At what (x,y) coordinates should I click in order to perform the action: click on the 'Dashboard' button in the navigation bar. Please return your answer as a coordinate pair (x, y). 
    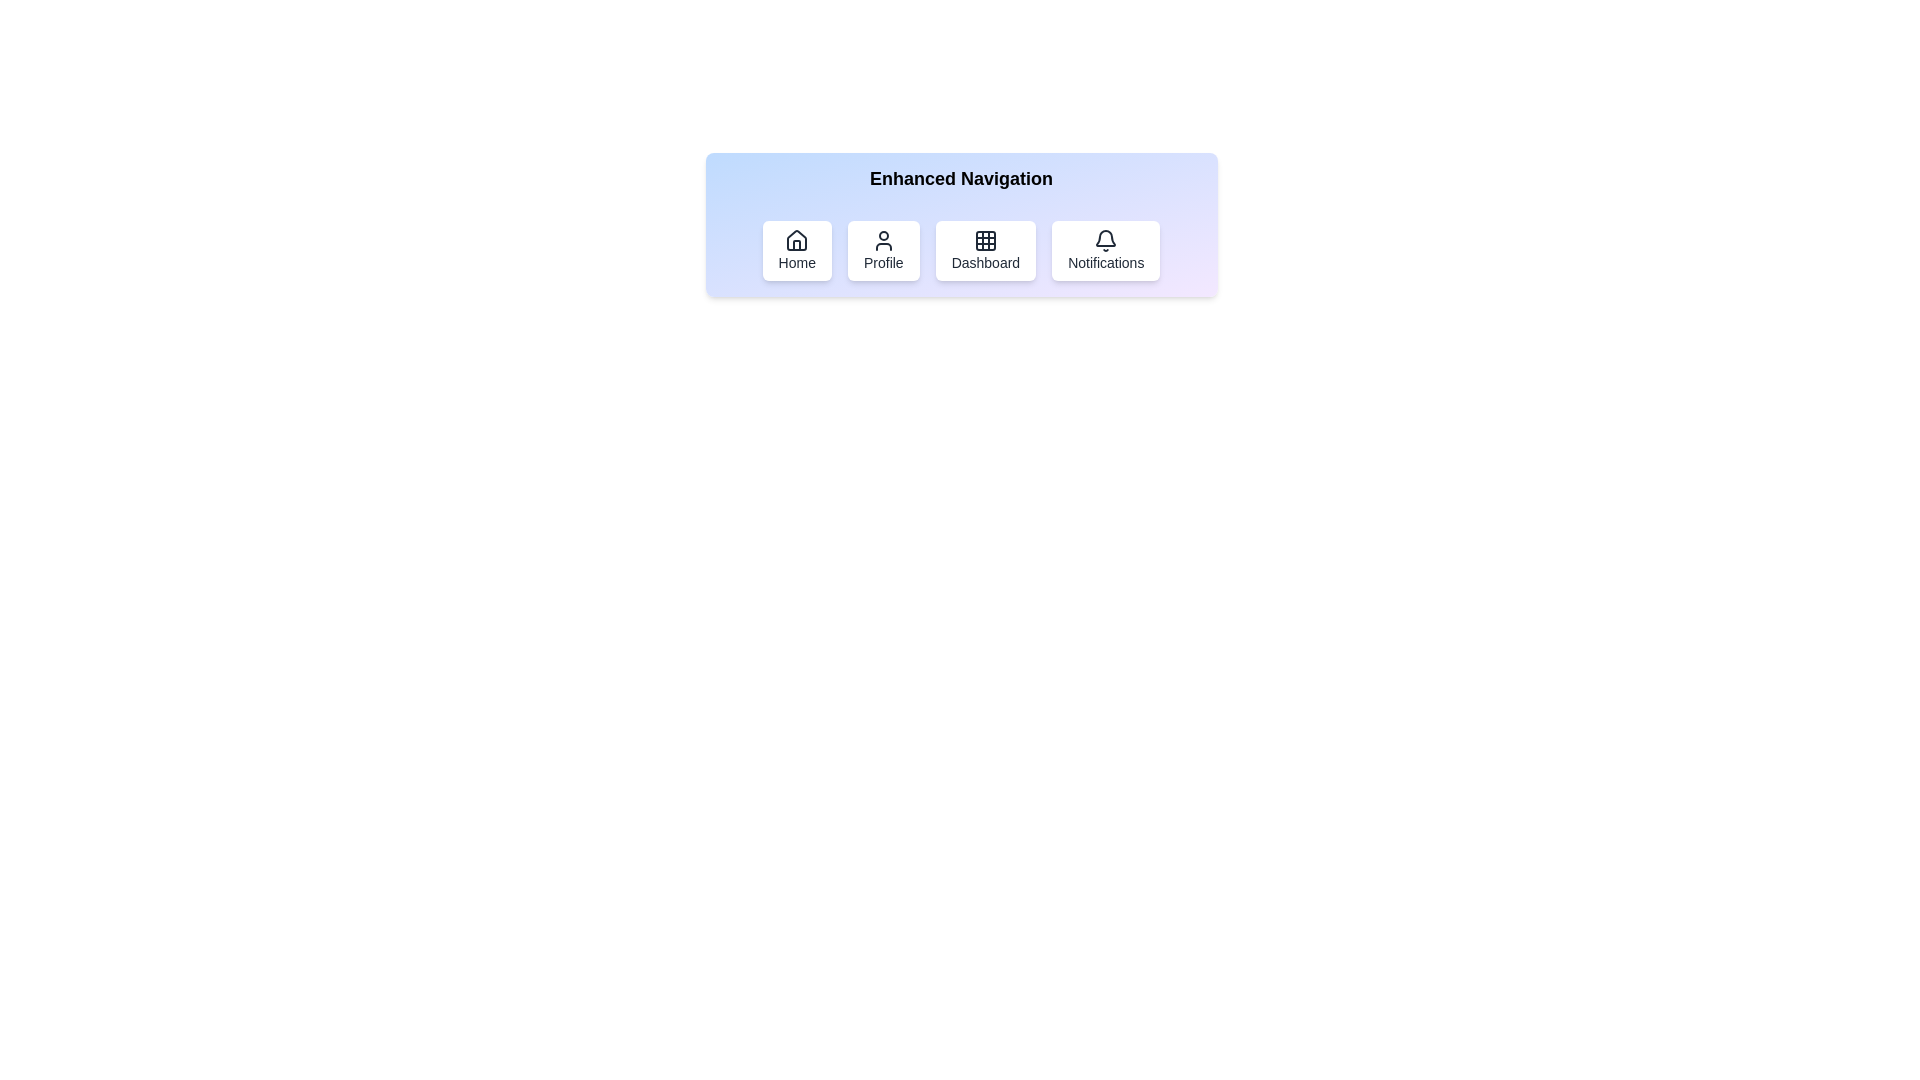
    Looking at the image, I should click on (961, 224).